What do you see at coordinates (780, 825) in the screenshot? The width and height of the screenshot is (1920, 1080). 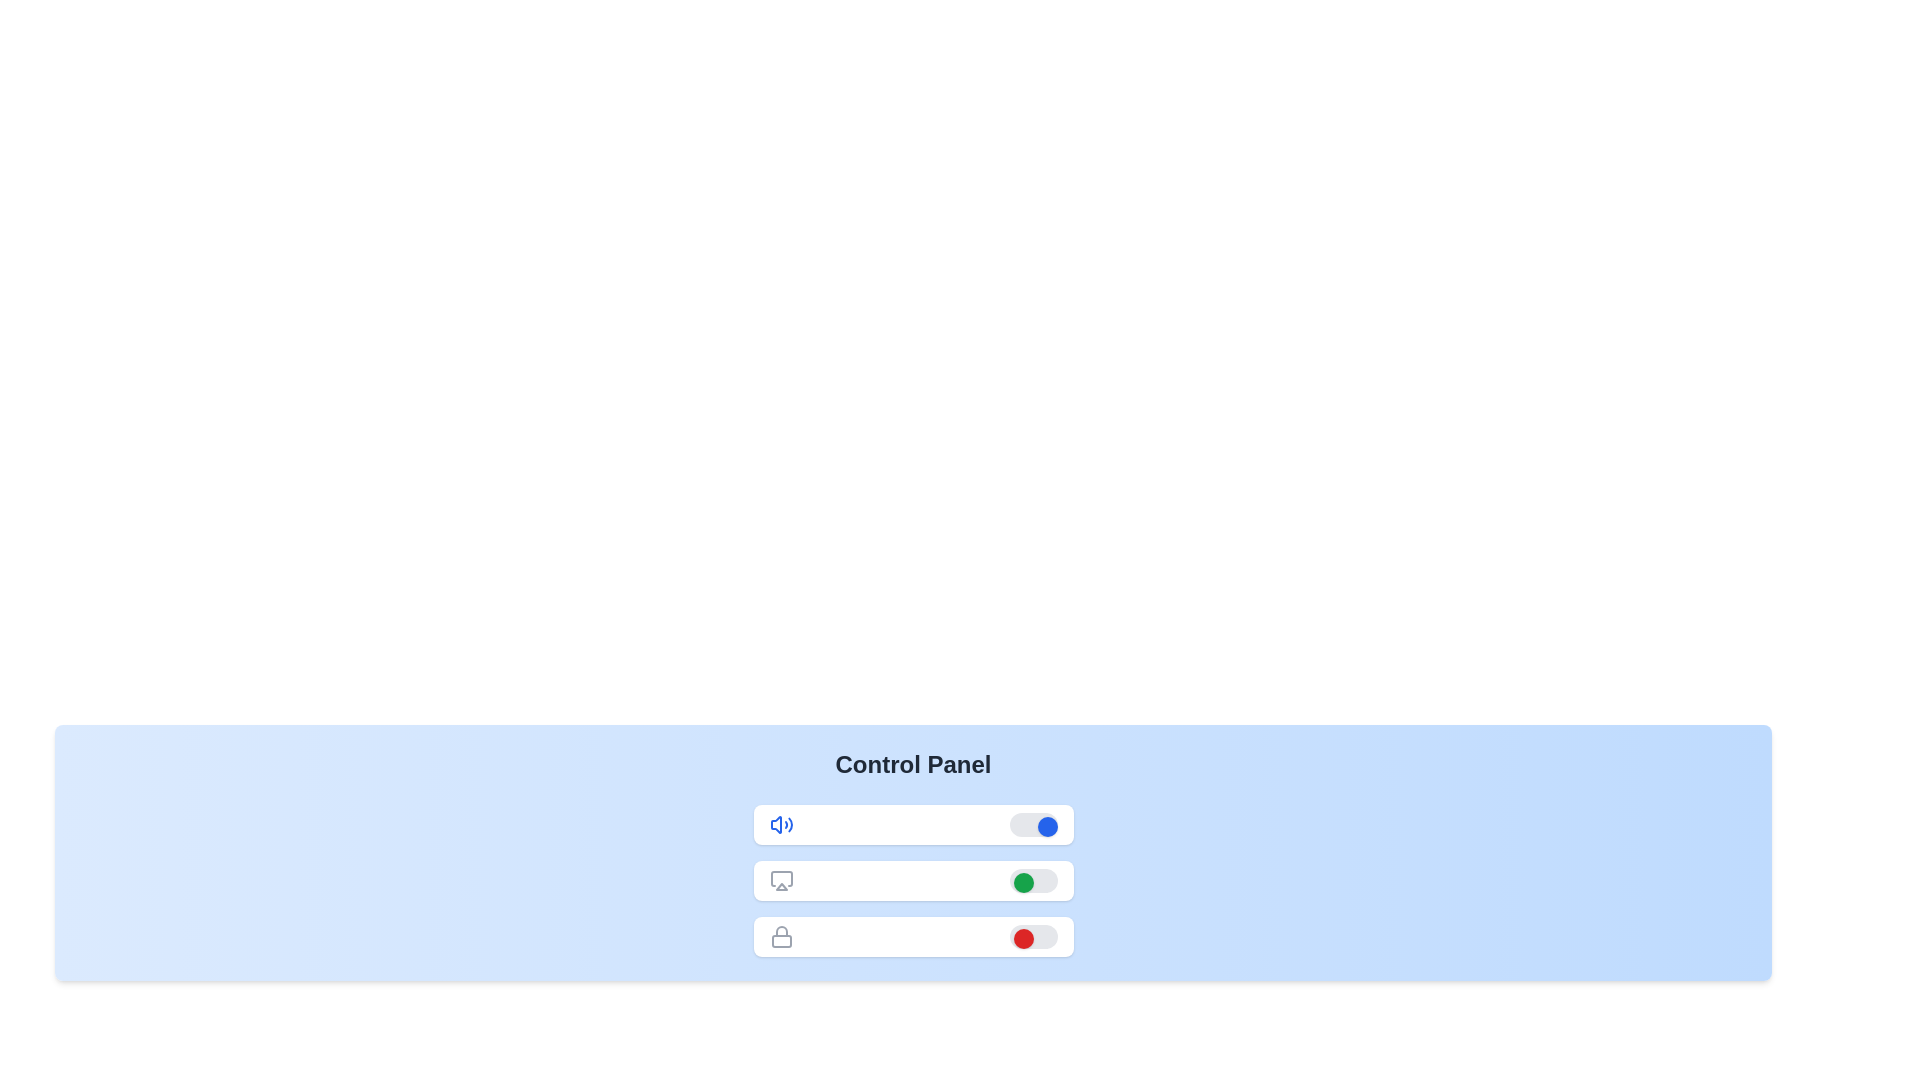 I see `the speaker icon that represents sound control, located as the leftmost element in the first row of the control panel, to engage with surrounding elements` at bounding box center [780, 825].